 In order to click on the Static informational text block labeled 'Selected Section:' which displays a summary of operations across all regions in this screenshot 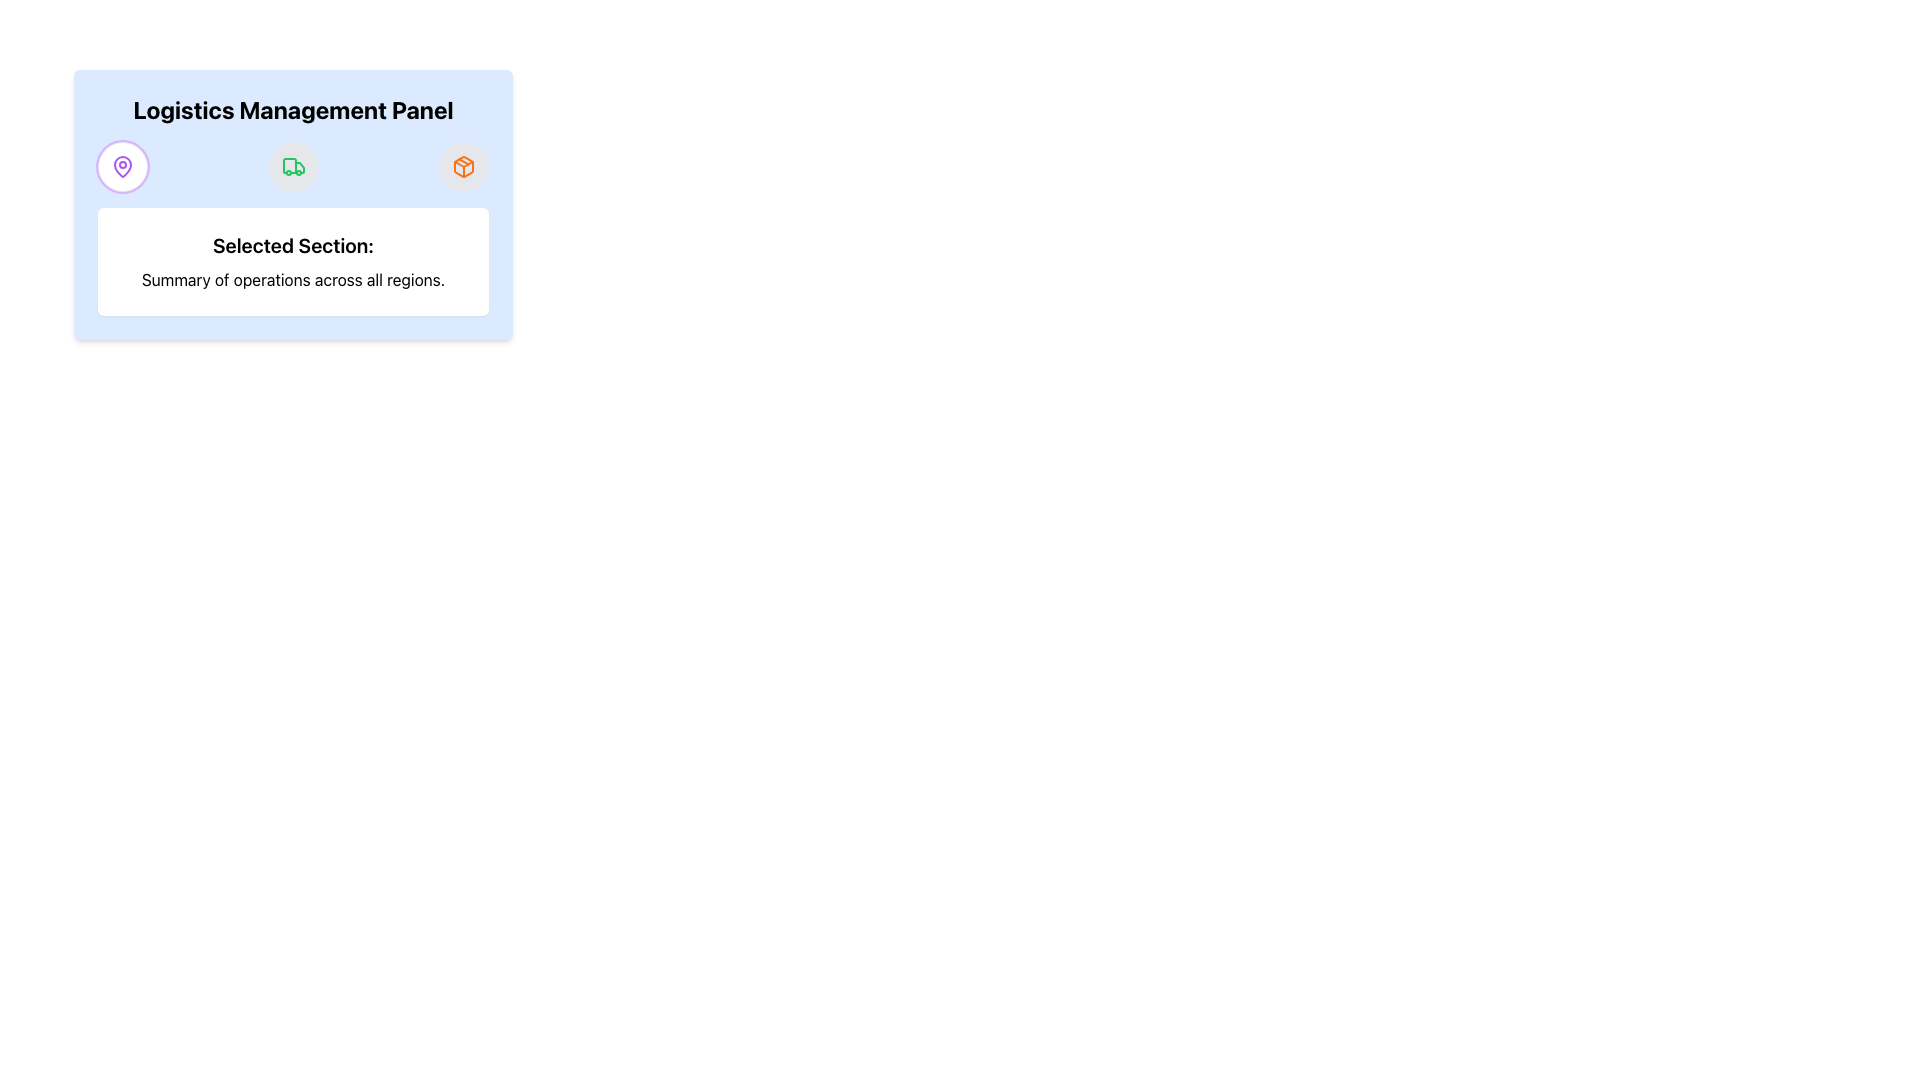, I will do `click(292, 261)`.